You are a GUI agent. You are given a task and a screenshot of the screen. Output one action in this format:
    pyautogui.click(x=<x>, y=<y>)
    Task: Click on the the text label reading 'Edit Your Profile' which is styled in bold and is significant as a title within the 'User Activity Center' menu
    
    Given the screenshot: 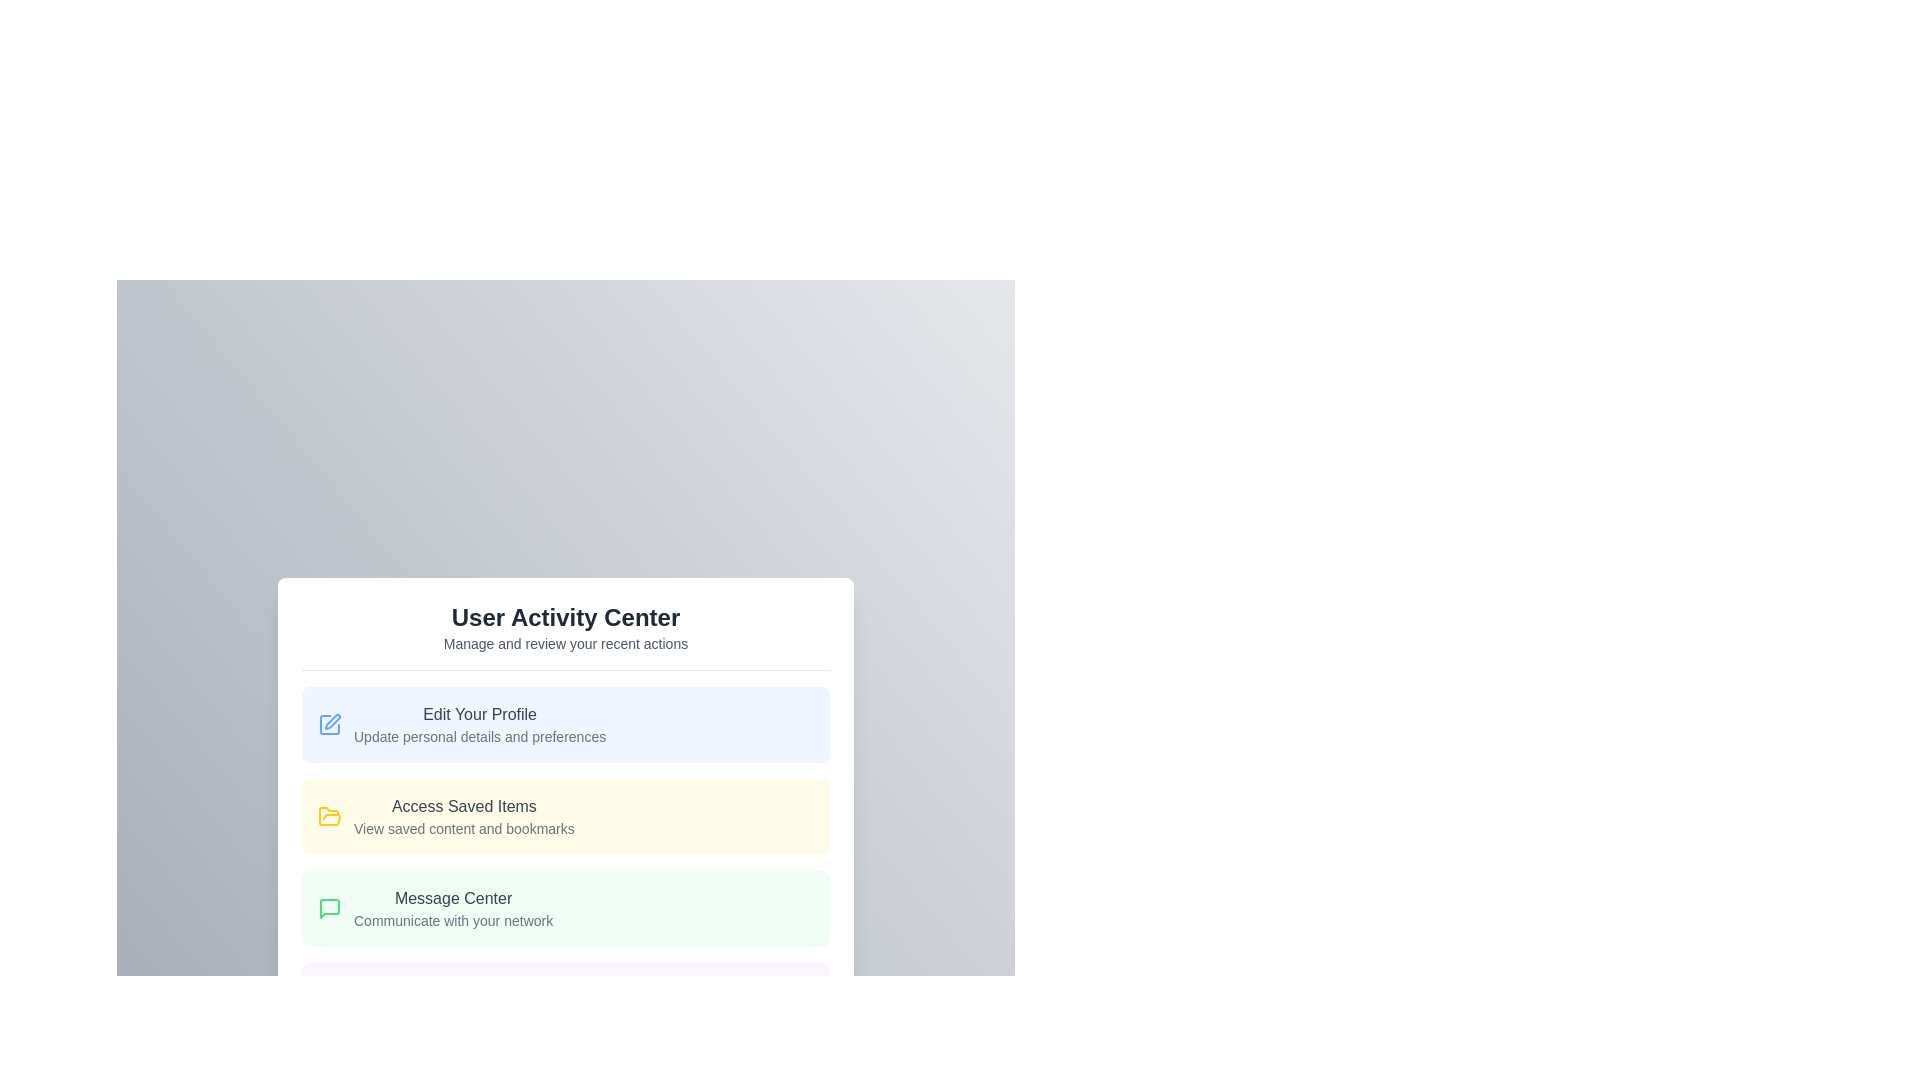 What is the action you would take?
    pyautogui.click(x=480, y=713)
    